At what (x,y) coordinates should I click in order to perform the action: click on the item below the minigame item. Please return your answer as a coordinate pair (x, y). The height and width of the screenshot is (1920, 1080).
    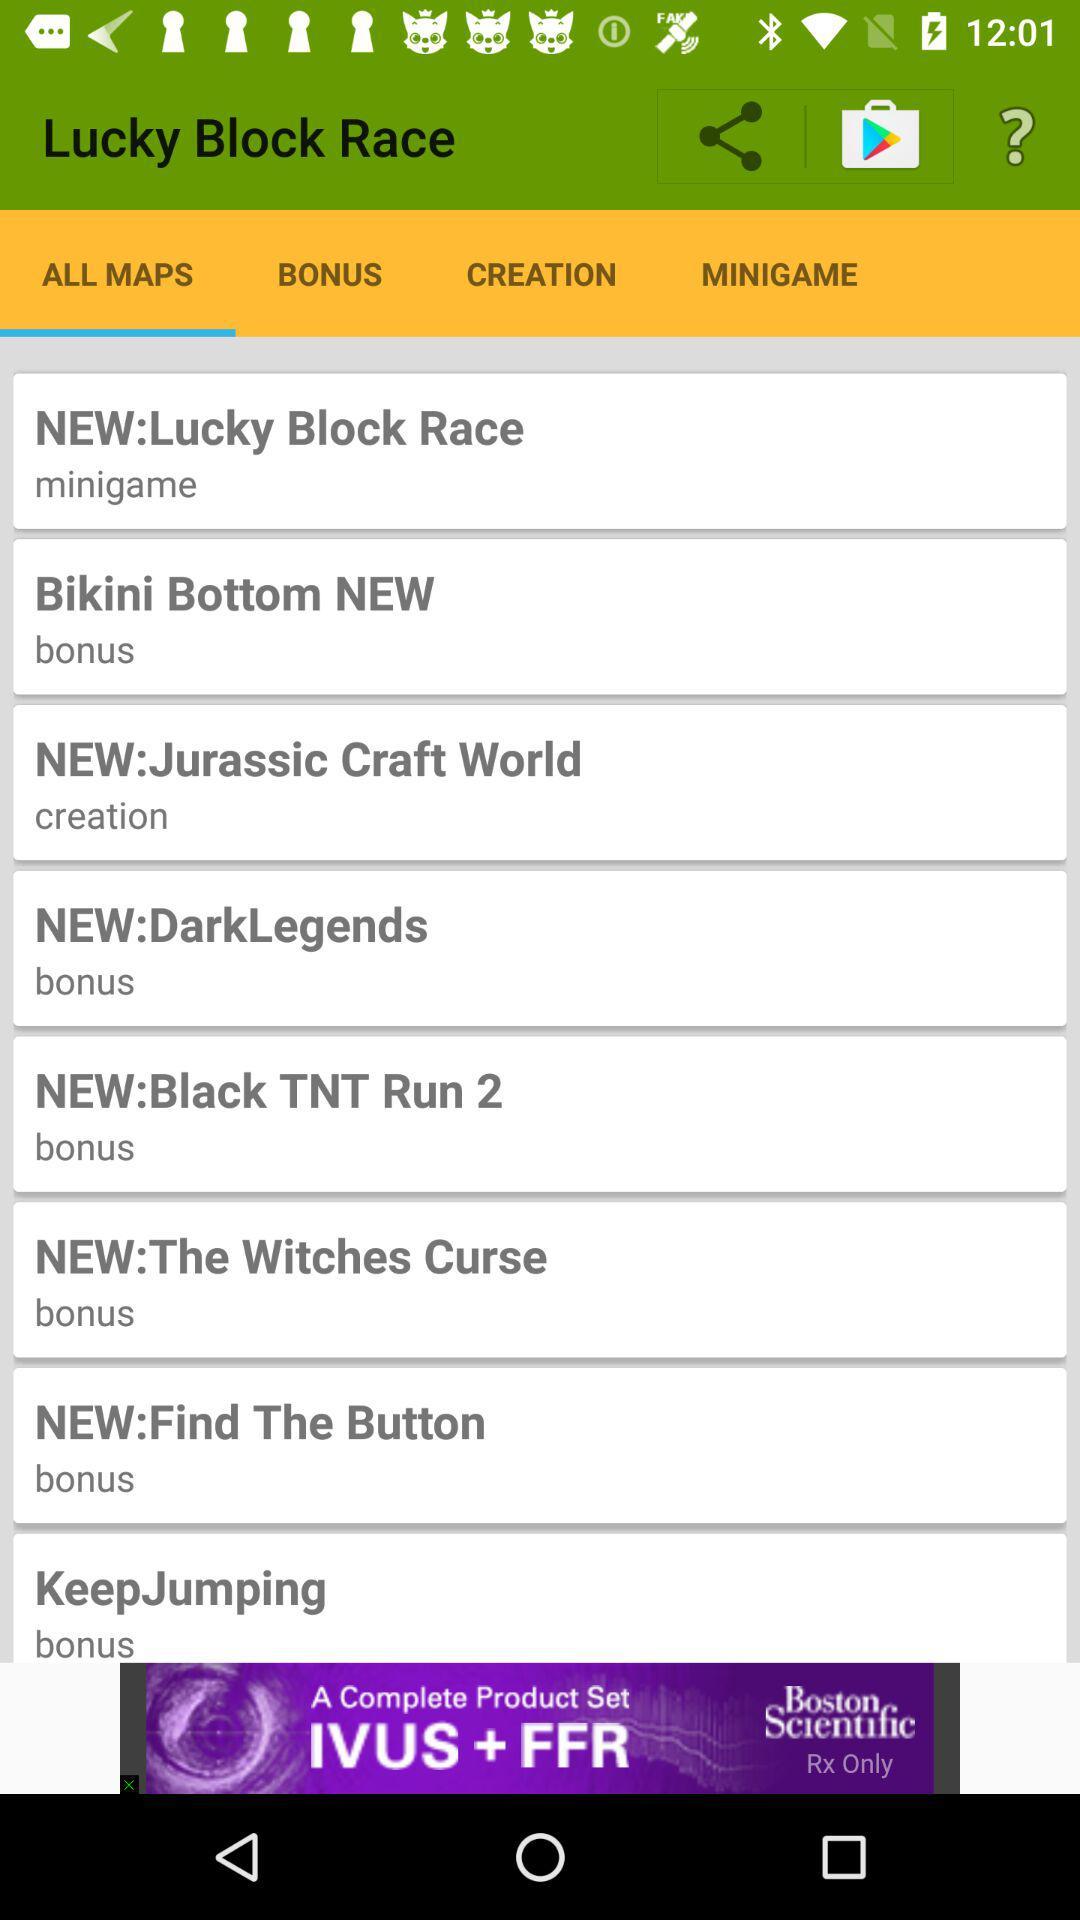
    Looking at the image, I should click on (540, 591).